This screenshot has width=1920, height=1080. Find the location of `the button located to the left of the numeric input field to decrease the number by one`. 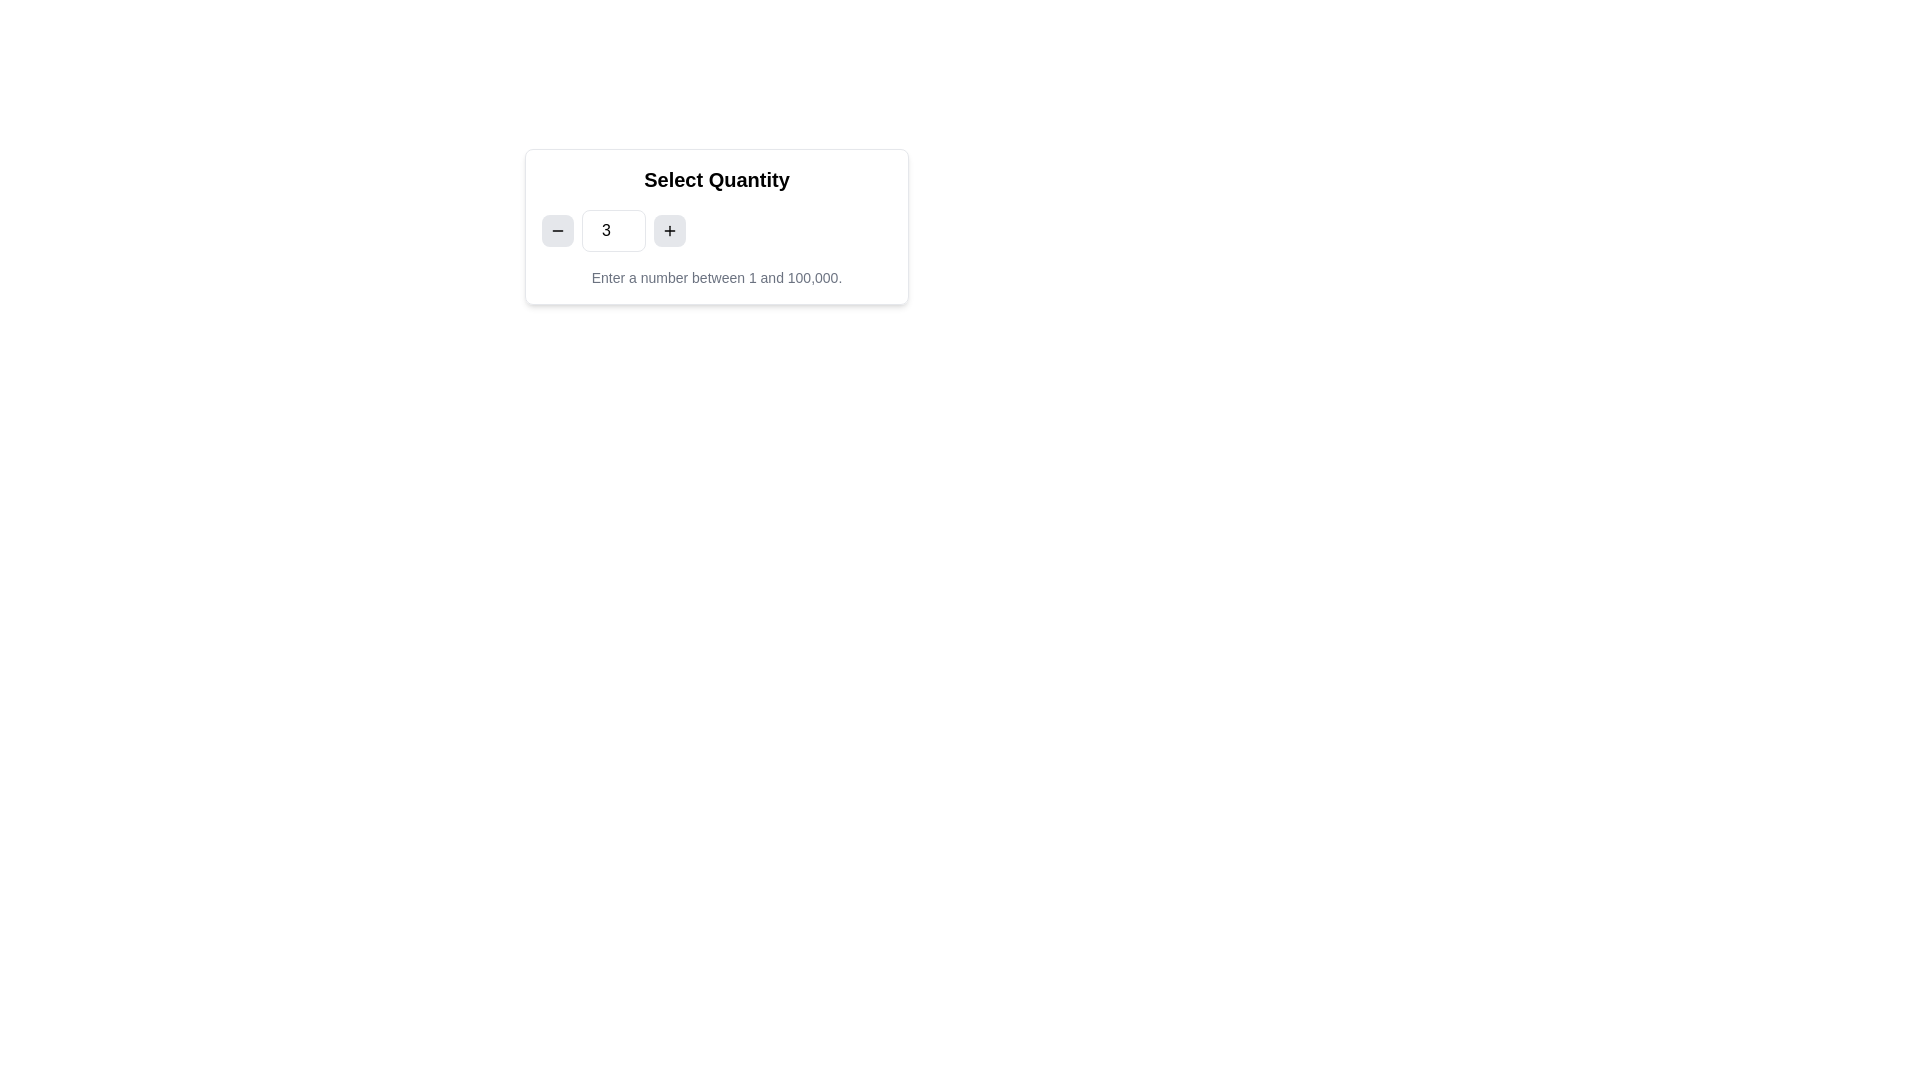

the button located to the left of the numeric input field to decrease the number by one is located at coordinates (557, 230).